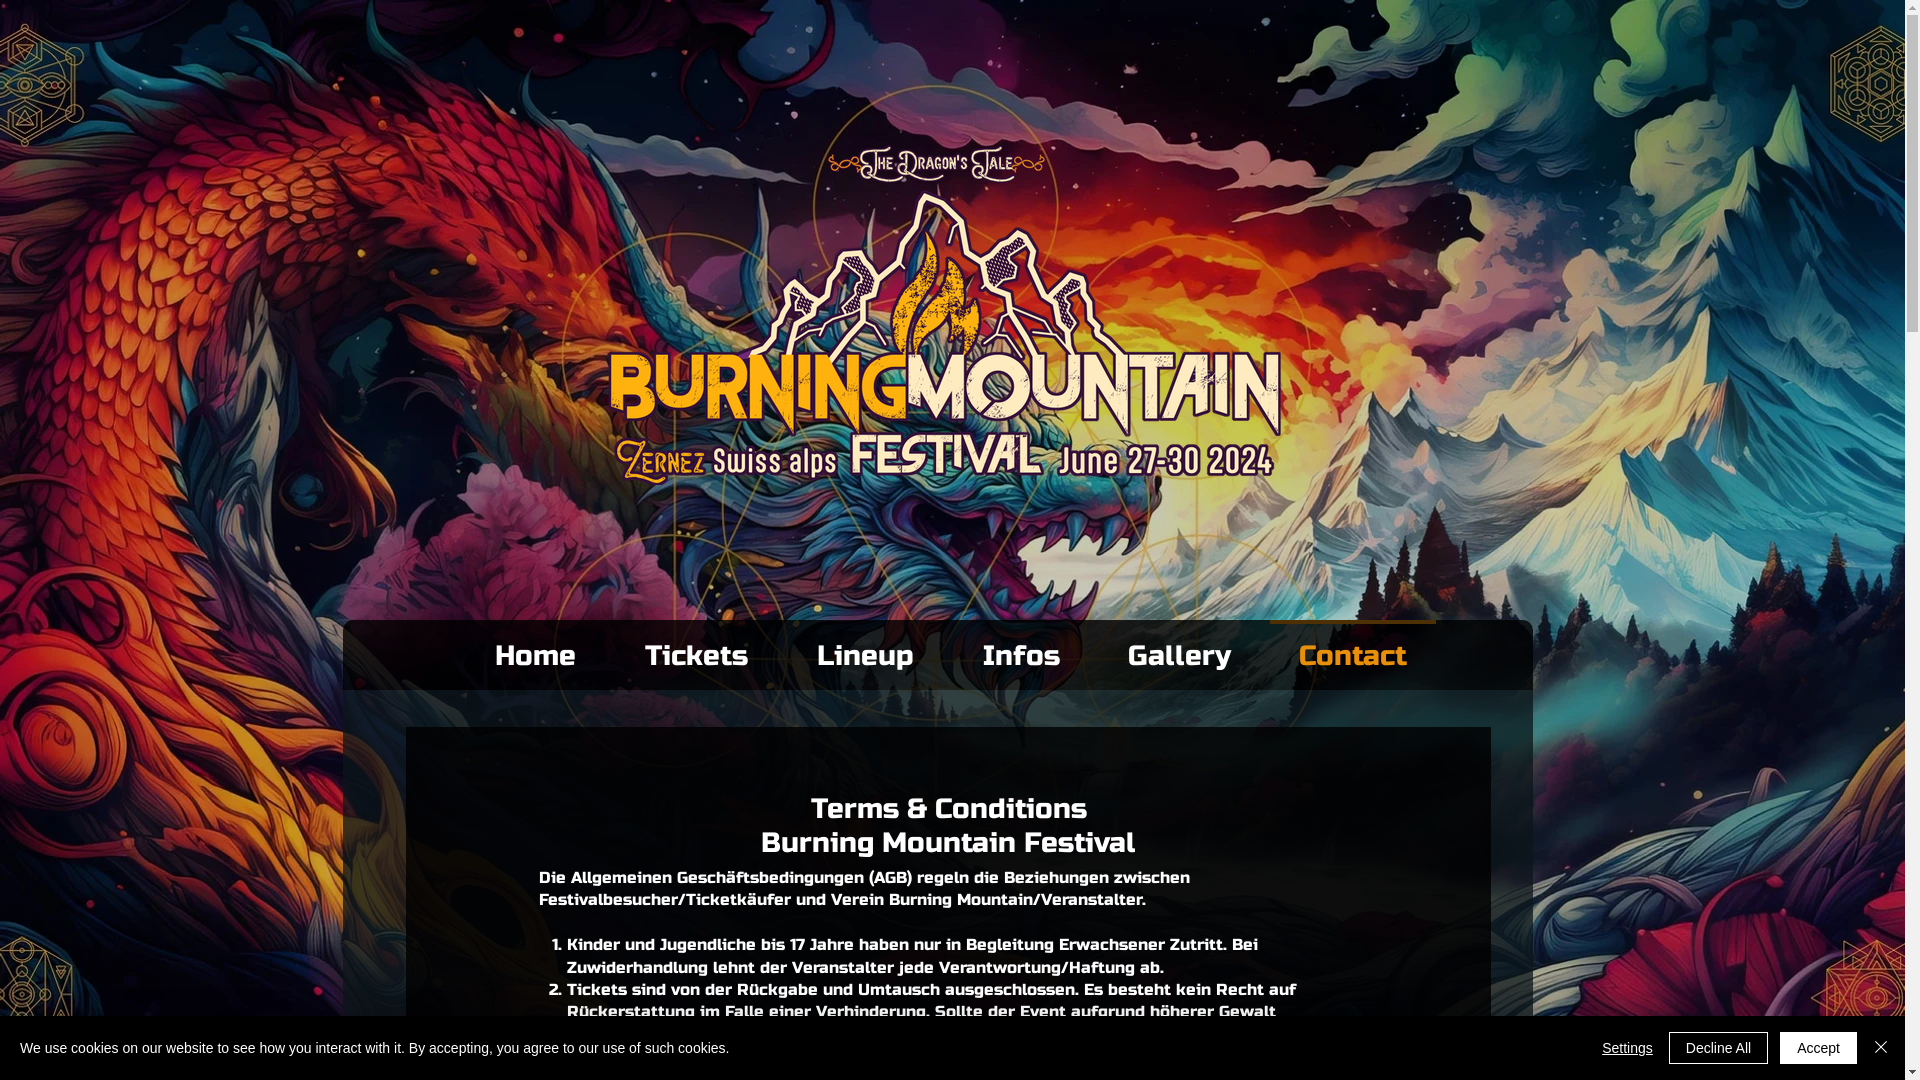 Image resolution: width=1920 pixels, height=1080 pixels. What do you see at coordinates (1179, 647) in the screenshot?
I see `'Gallery'` at bounding box center [1179, 647].